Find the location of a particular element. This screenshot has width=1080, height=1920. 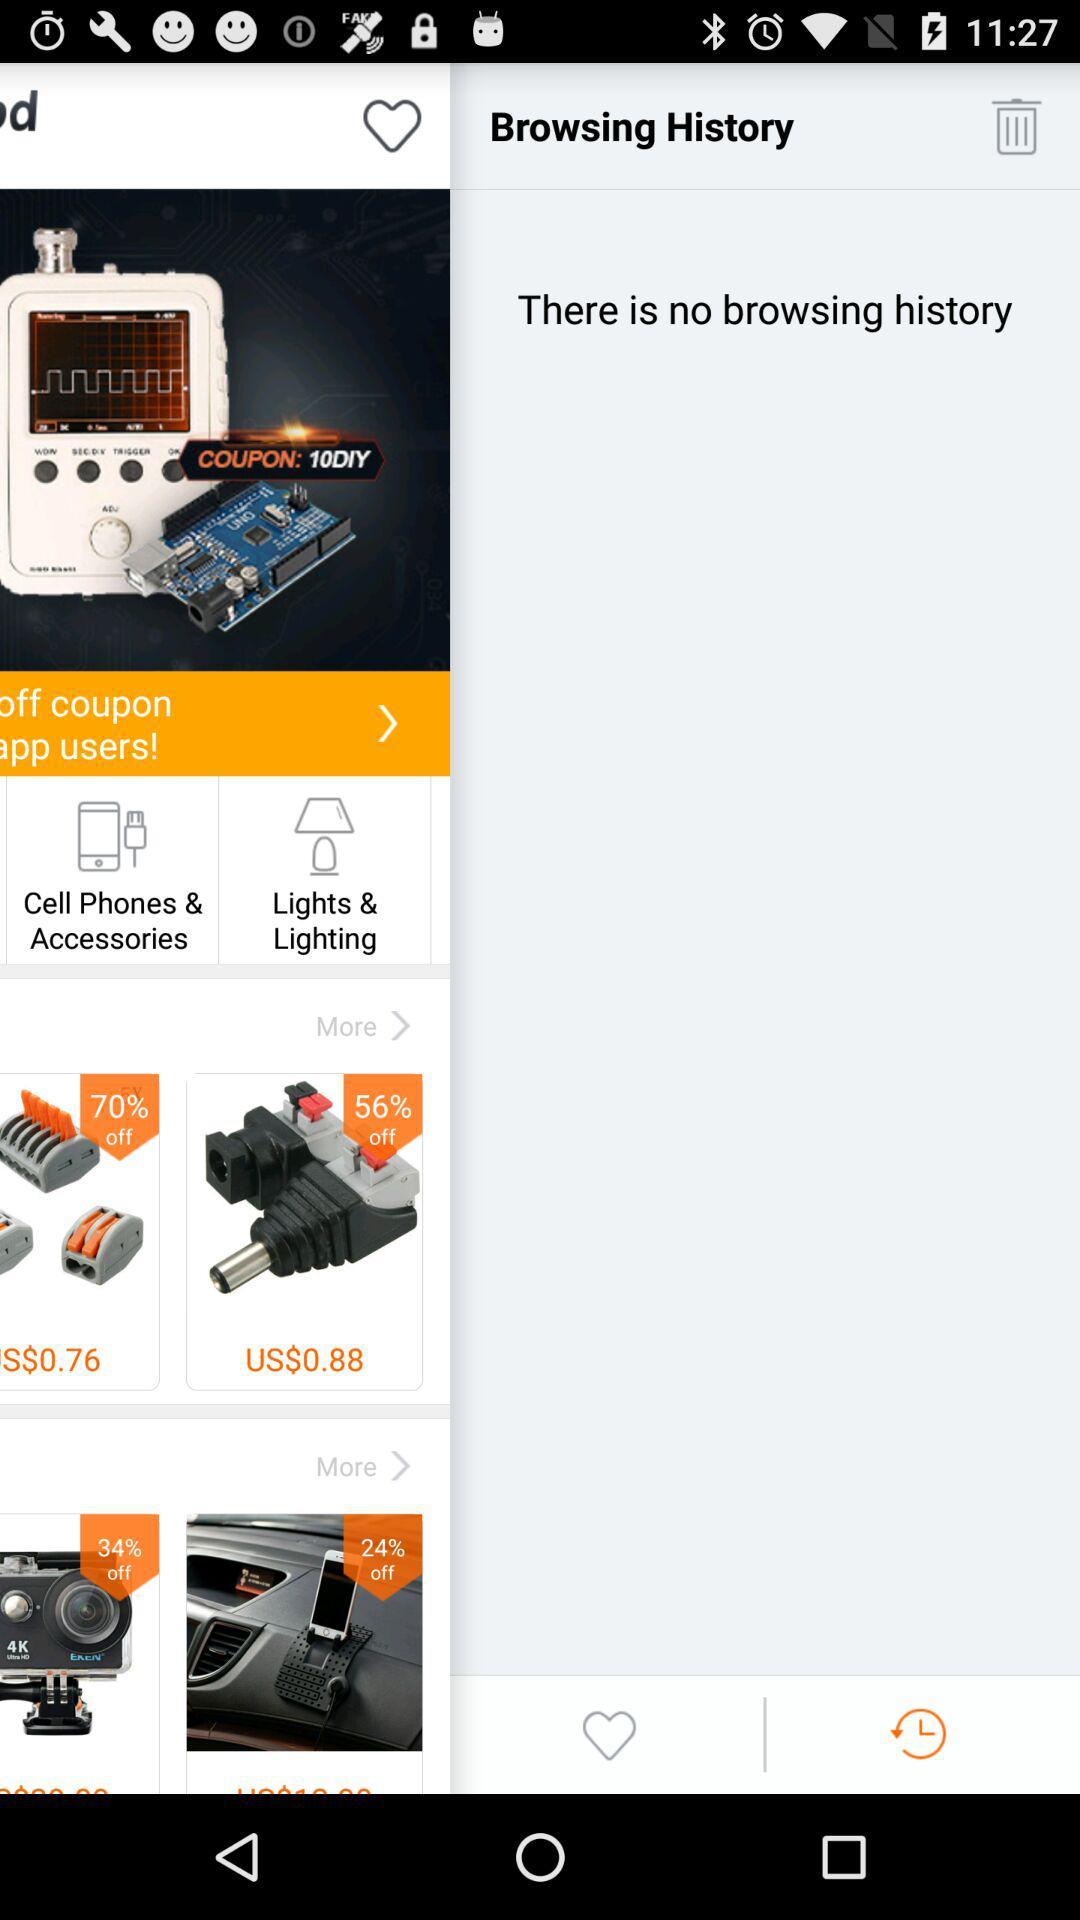

delete the current page is located at coordinates (1016, 124).